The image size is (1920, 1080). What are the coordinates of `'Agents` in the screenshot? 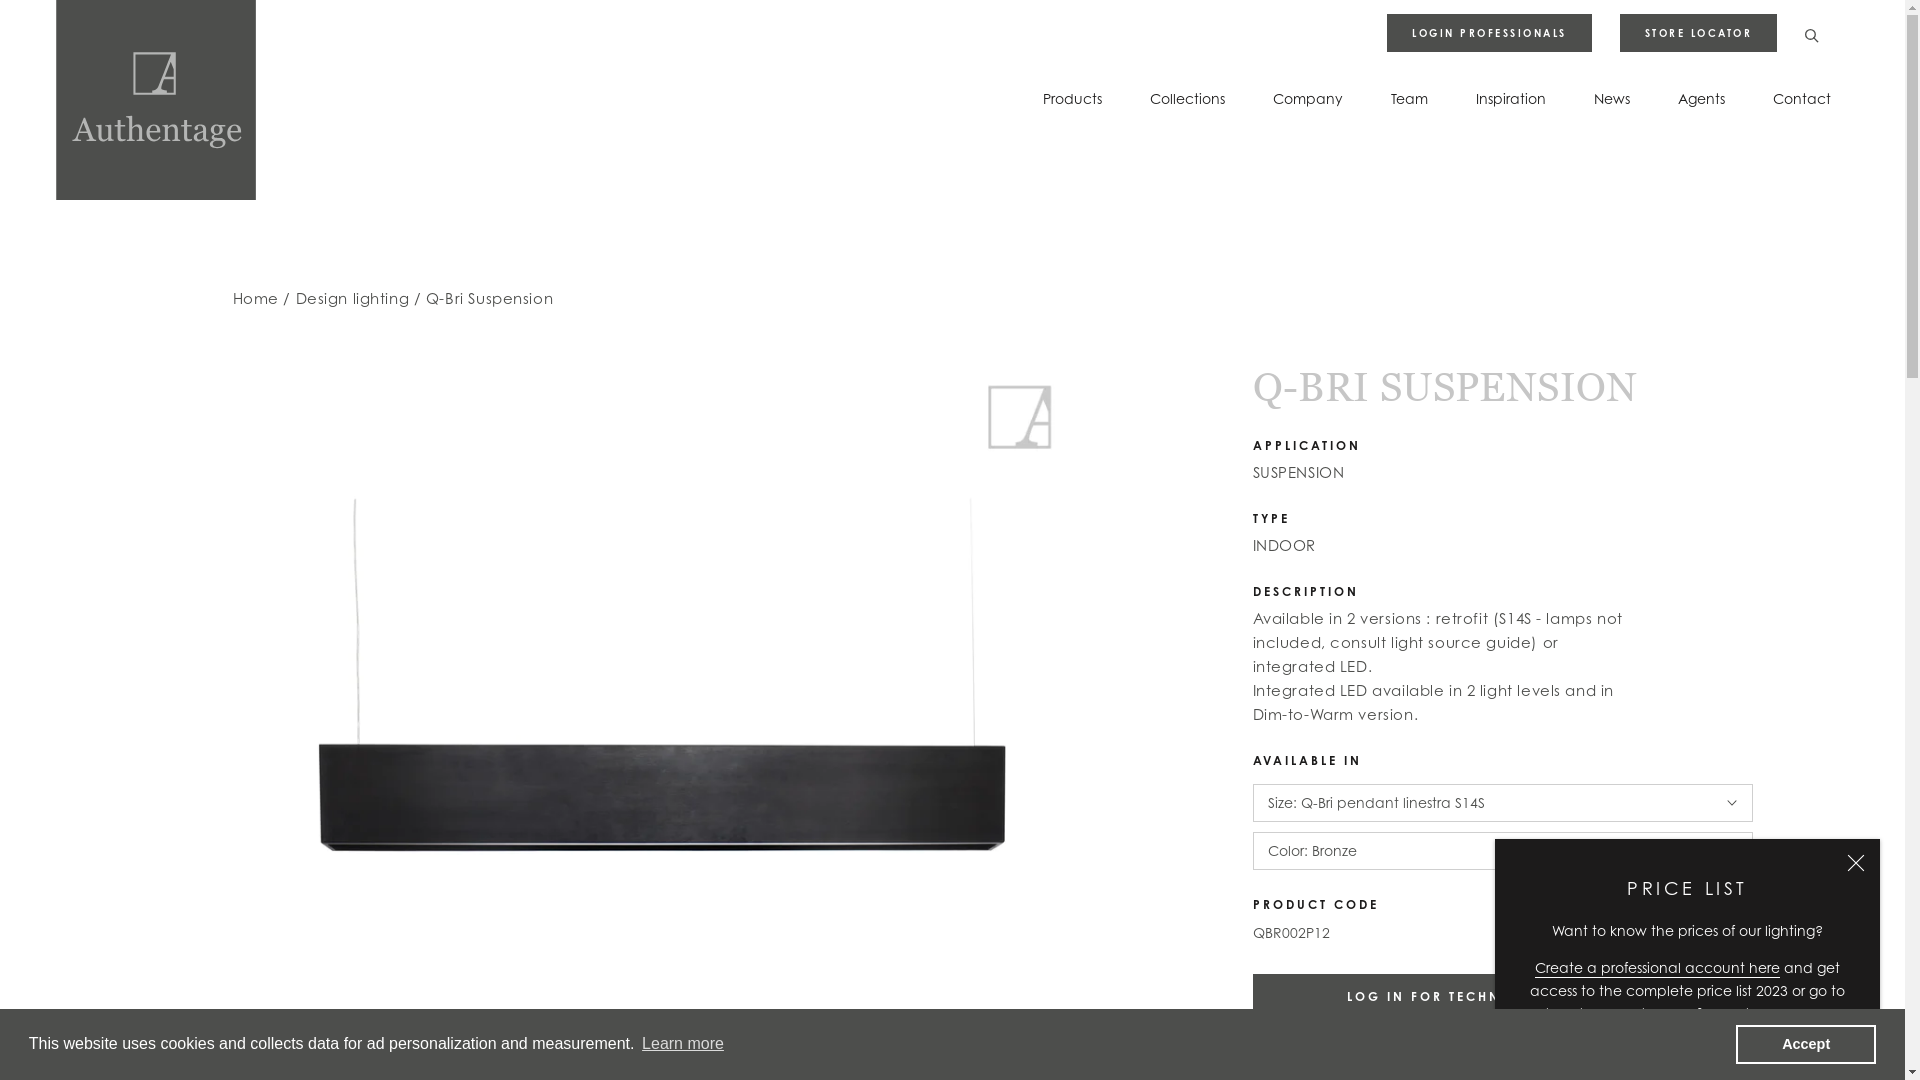 It's located at (1678, 98).